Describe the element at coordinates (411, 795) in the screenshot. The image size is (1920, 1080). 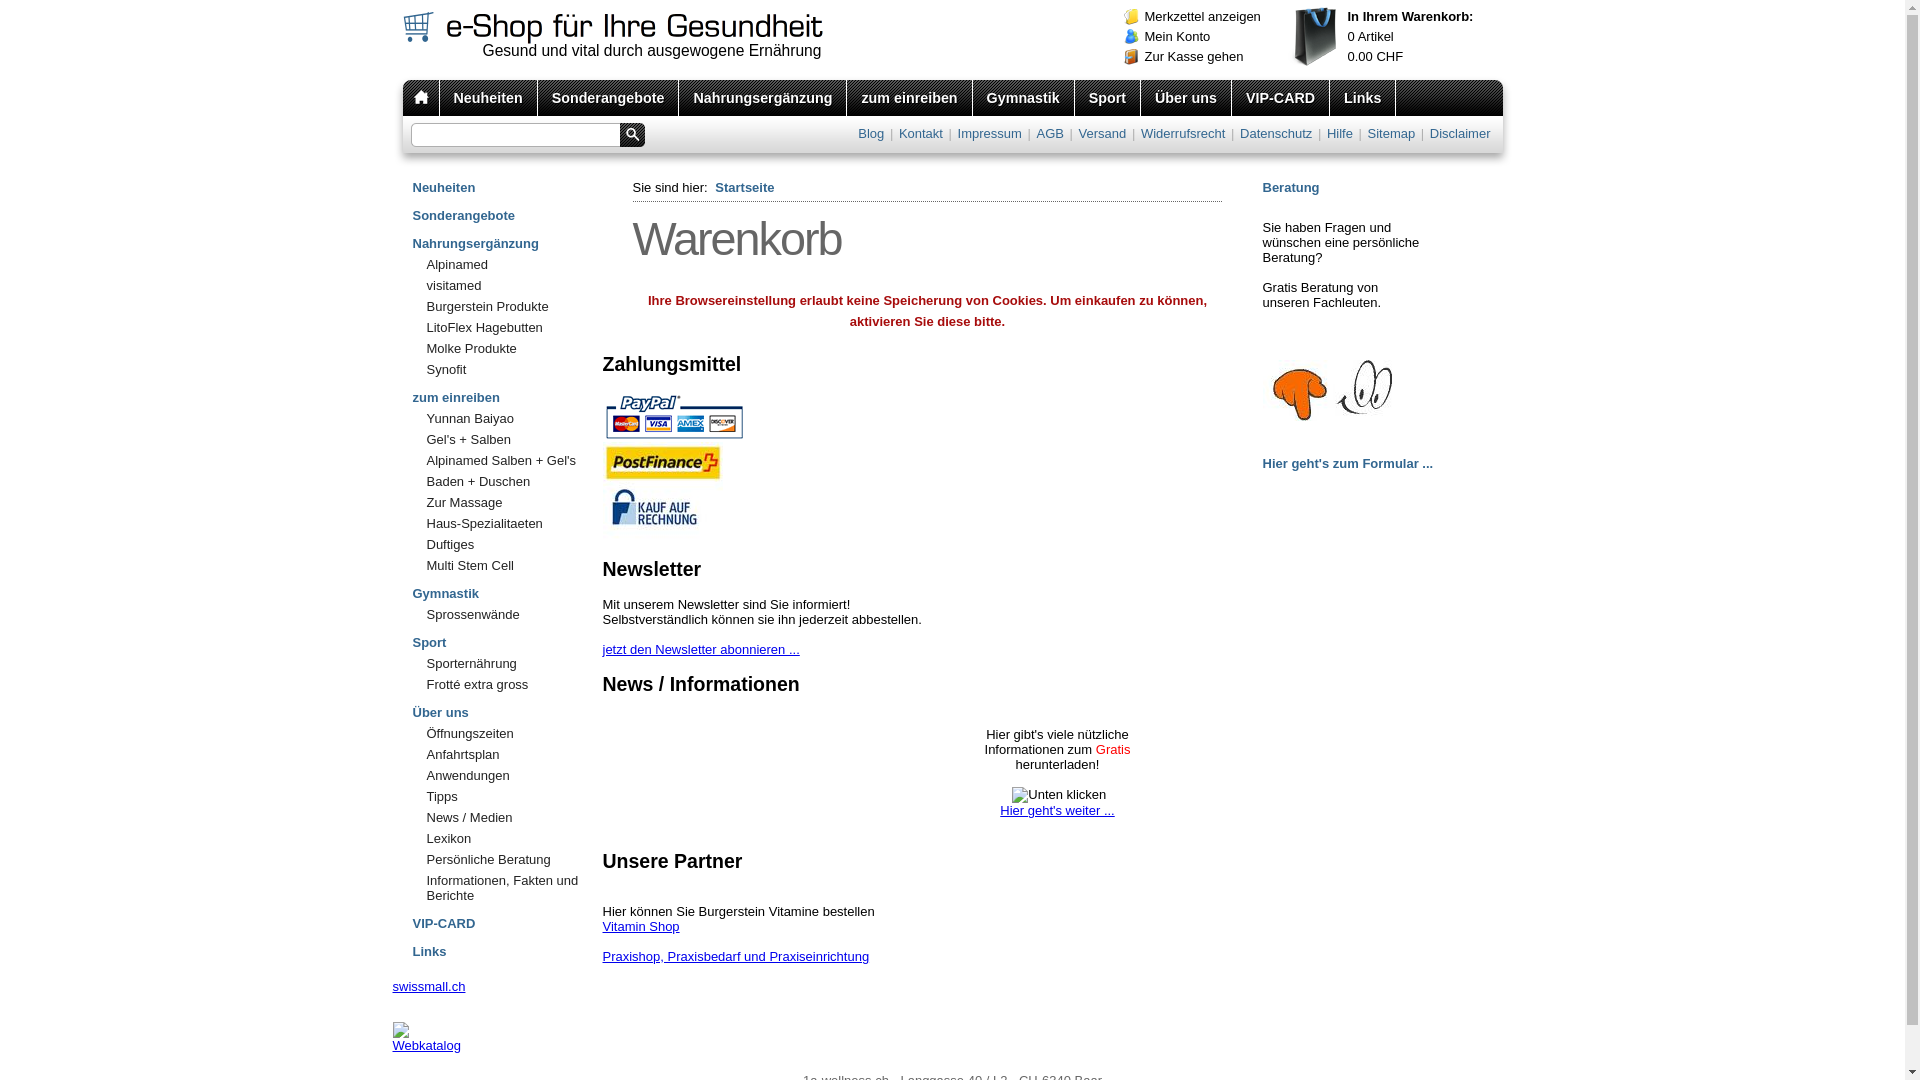
I see `'Tipps'` at that location.